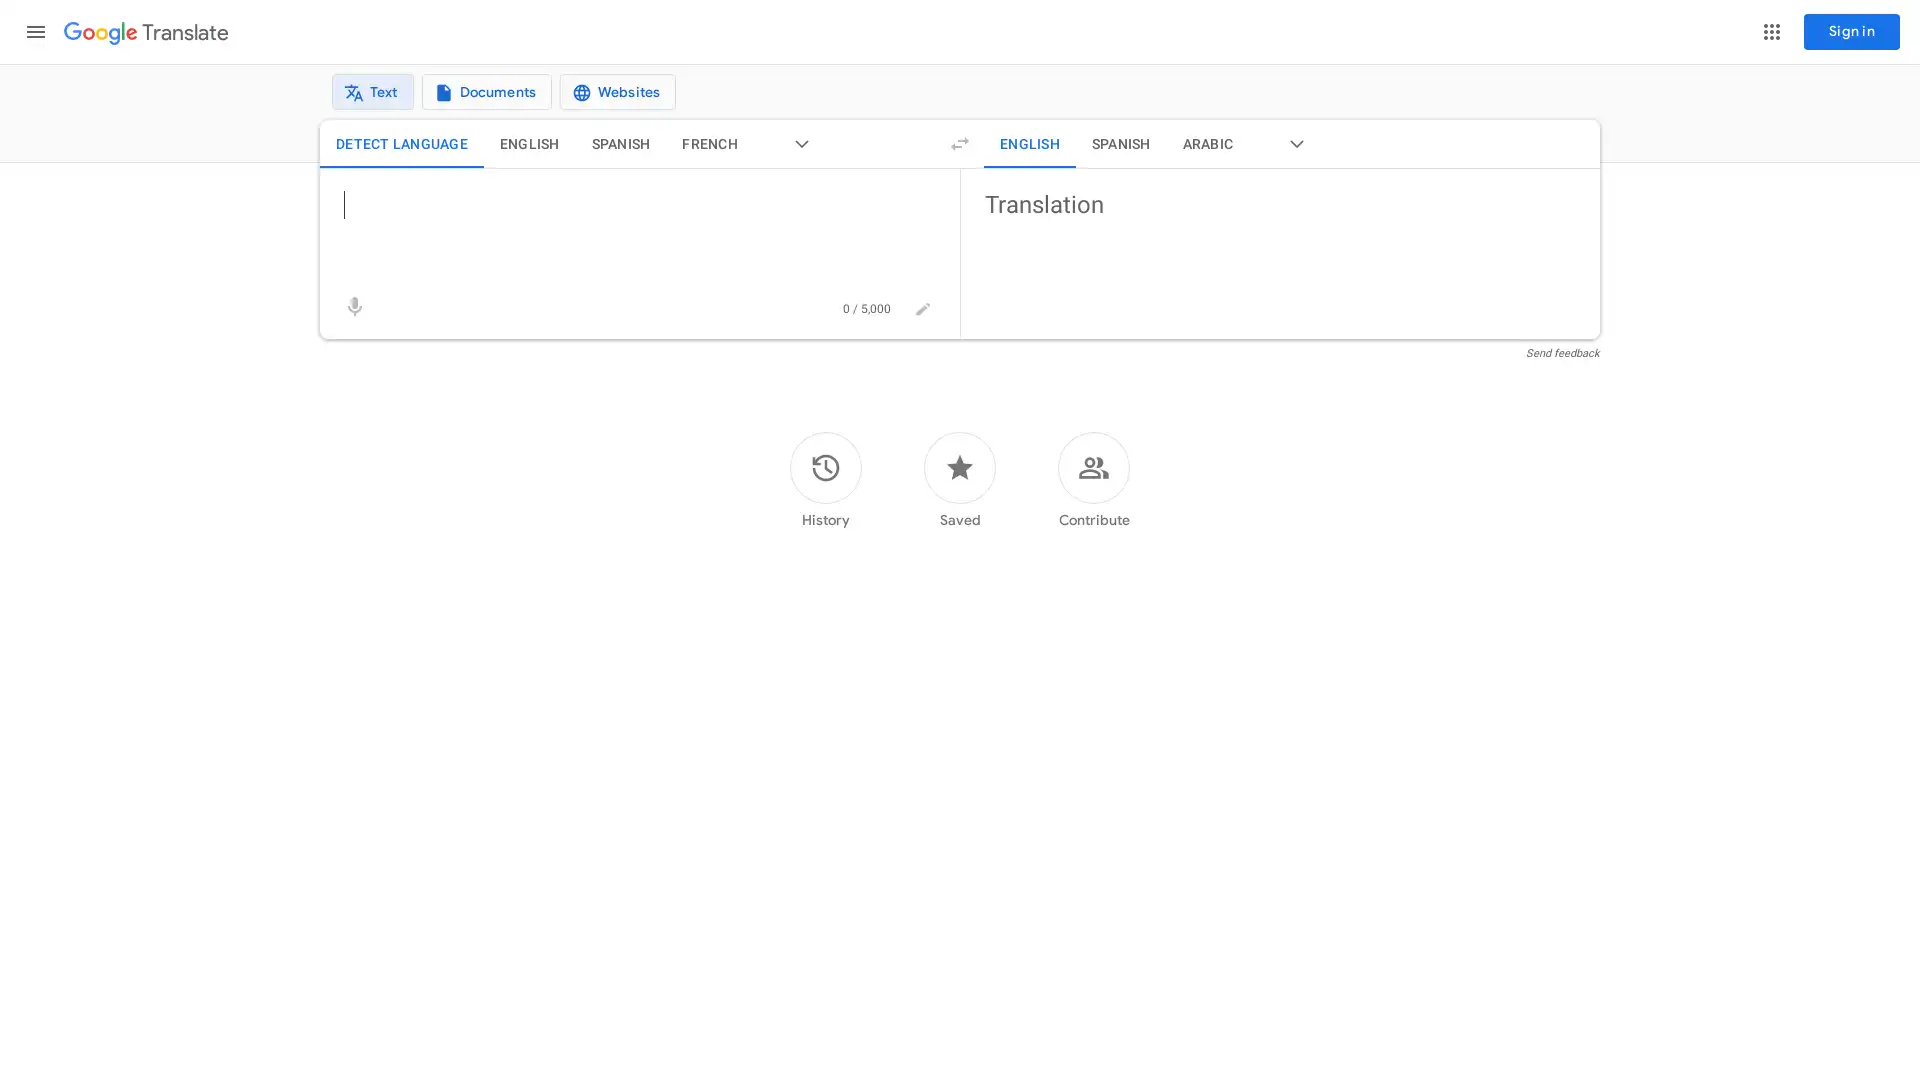 This screenshot has width=1920, height=1080. What do you see at coordinates (473, 97) in the screenshot?
I see `Document translation` at bounding box center [473, 97].